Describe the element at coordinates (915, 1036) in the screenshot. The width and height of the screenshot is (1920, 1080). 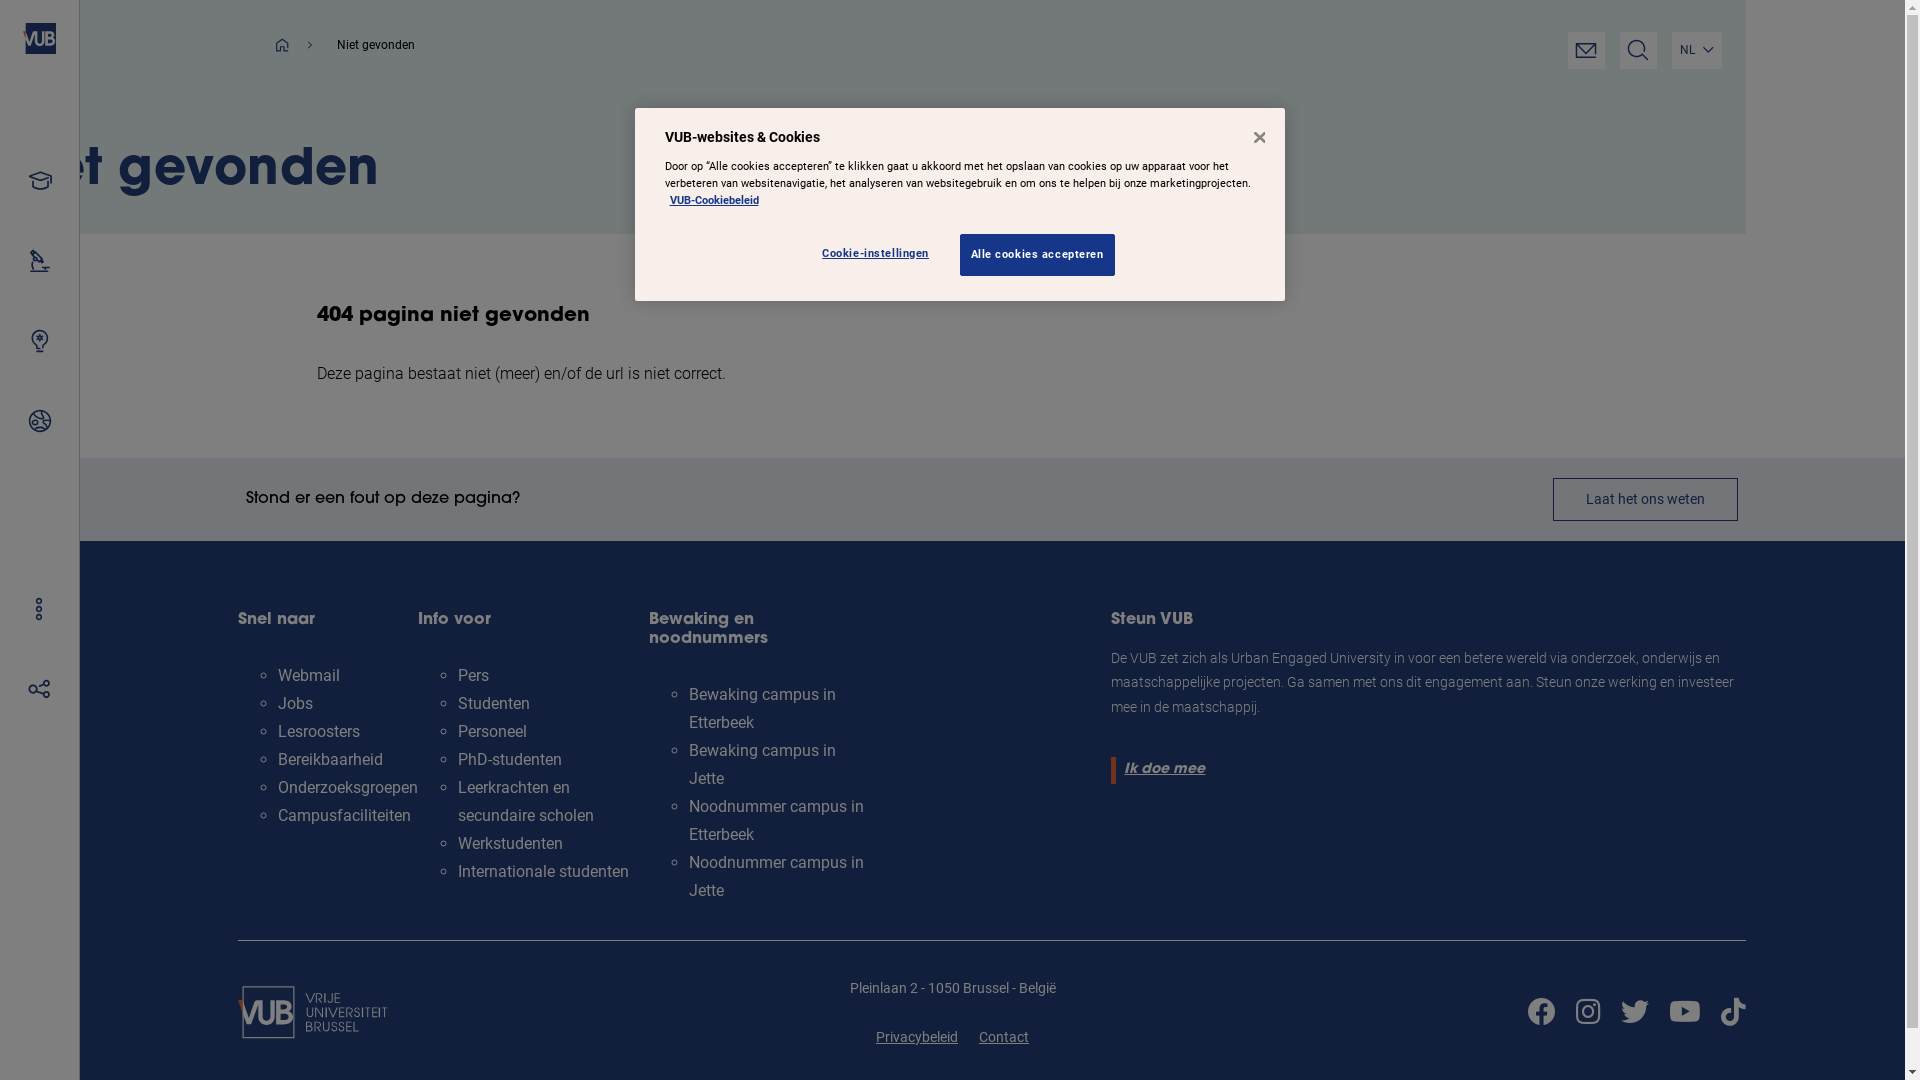
I see `'Privacybeleid'` at that location.